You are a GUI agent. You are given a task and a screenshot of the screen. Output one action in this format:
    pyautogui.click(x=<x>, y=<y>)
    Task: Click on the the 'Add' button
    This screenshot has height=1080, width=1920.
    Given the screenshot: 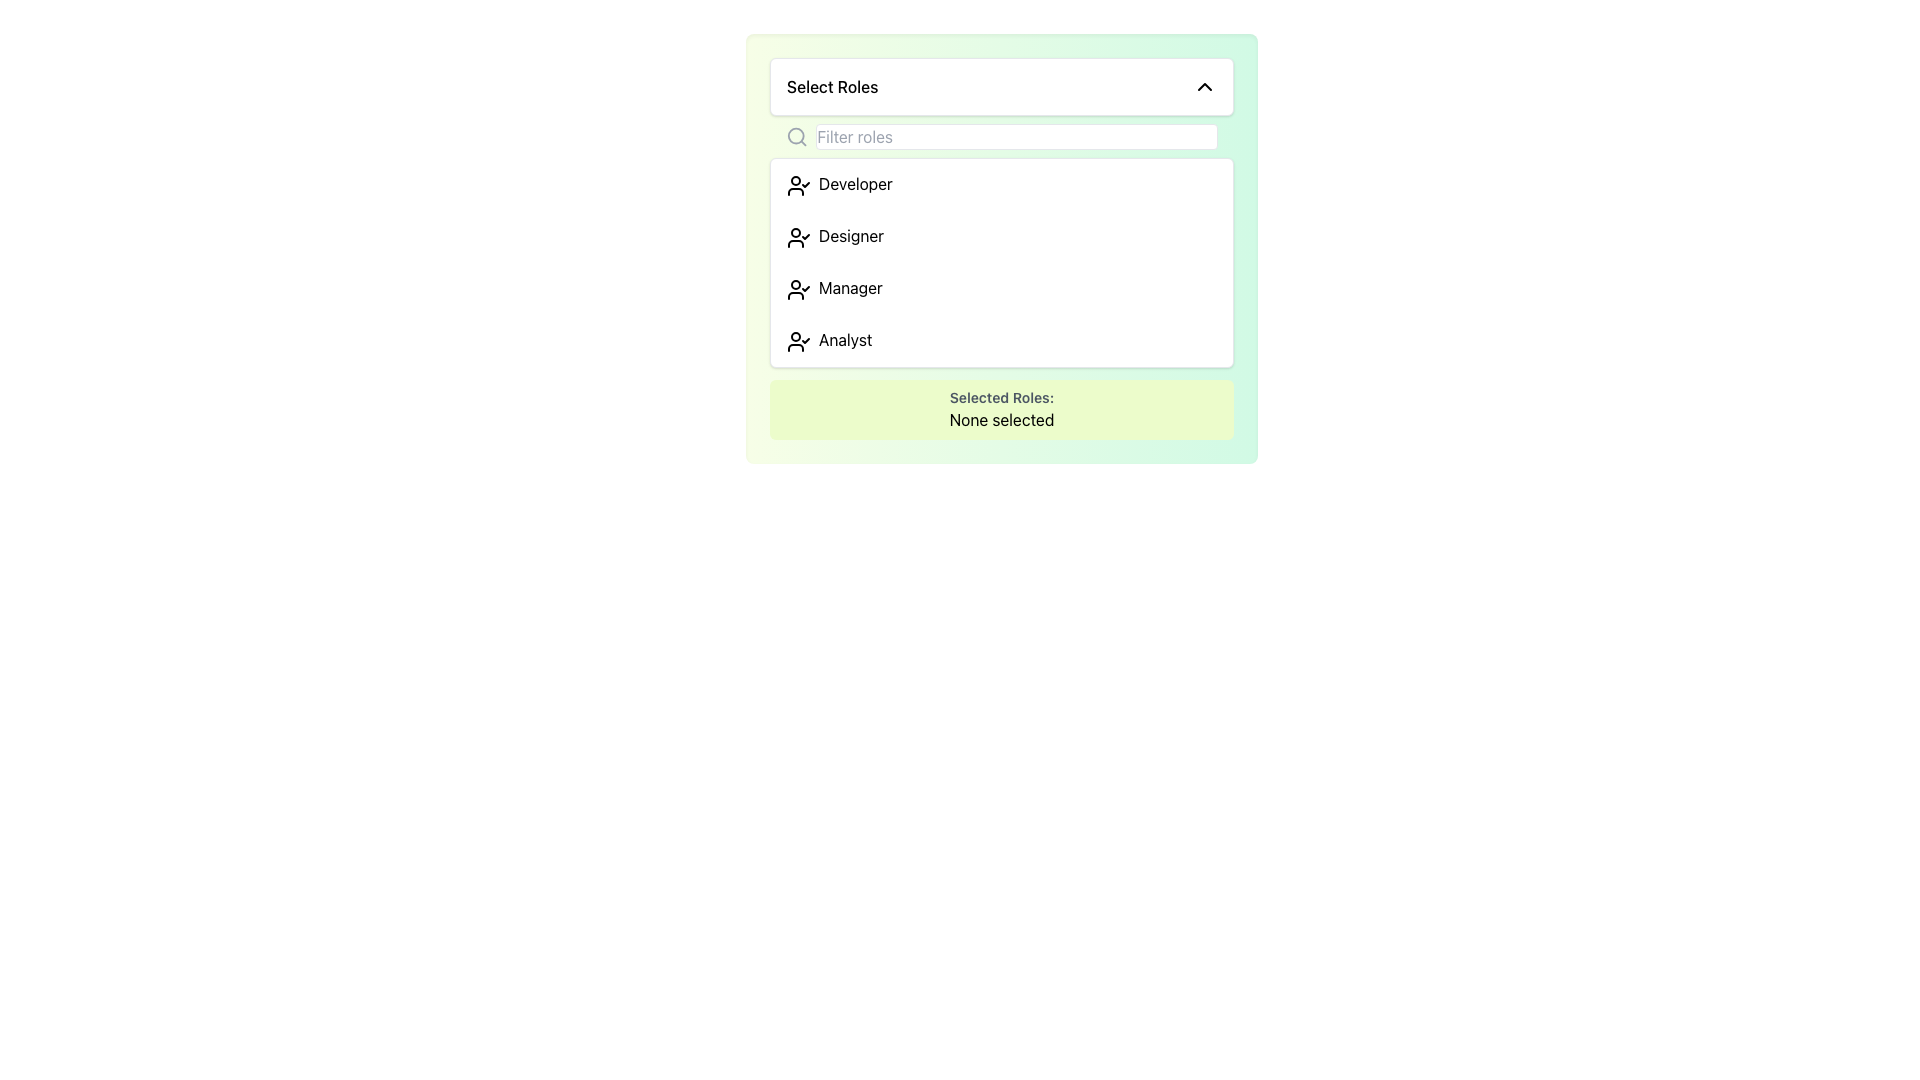 What is the action you would take?
    pyautogui.click(x=1002, y=289)
    